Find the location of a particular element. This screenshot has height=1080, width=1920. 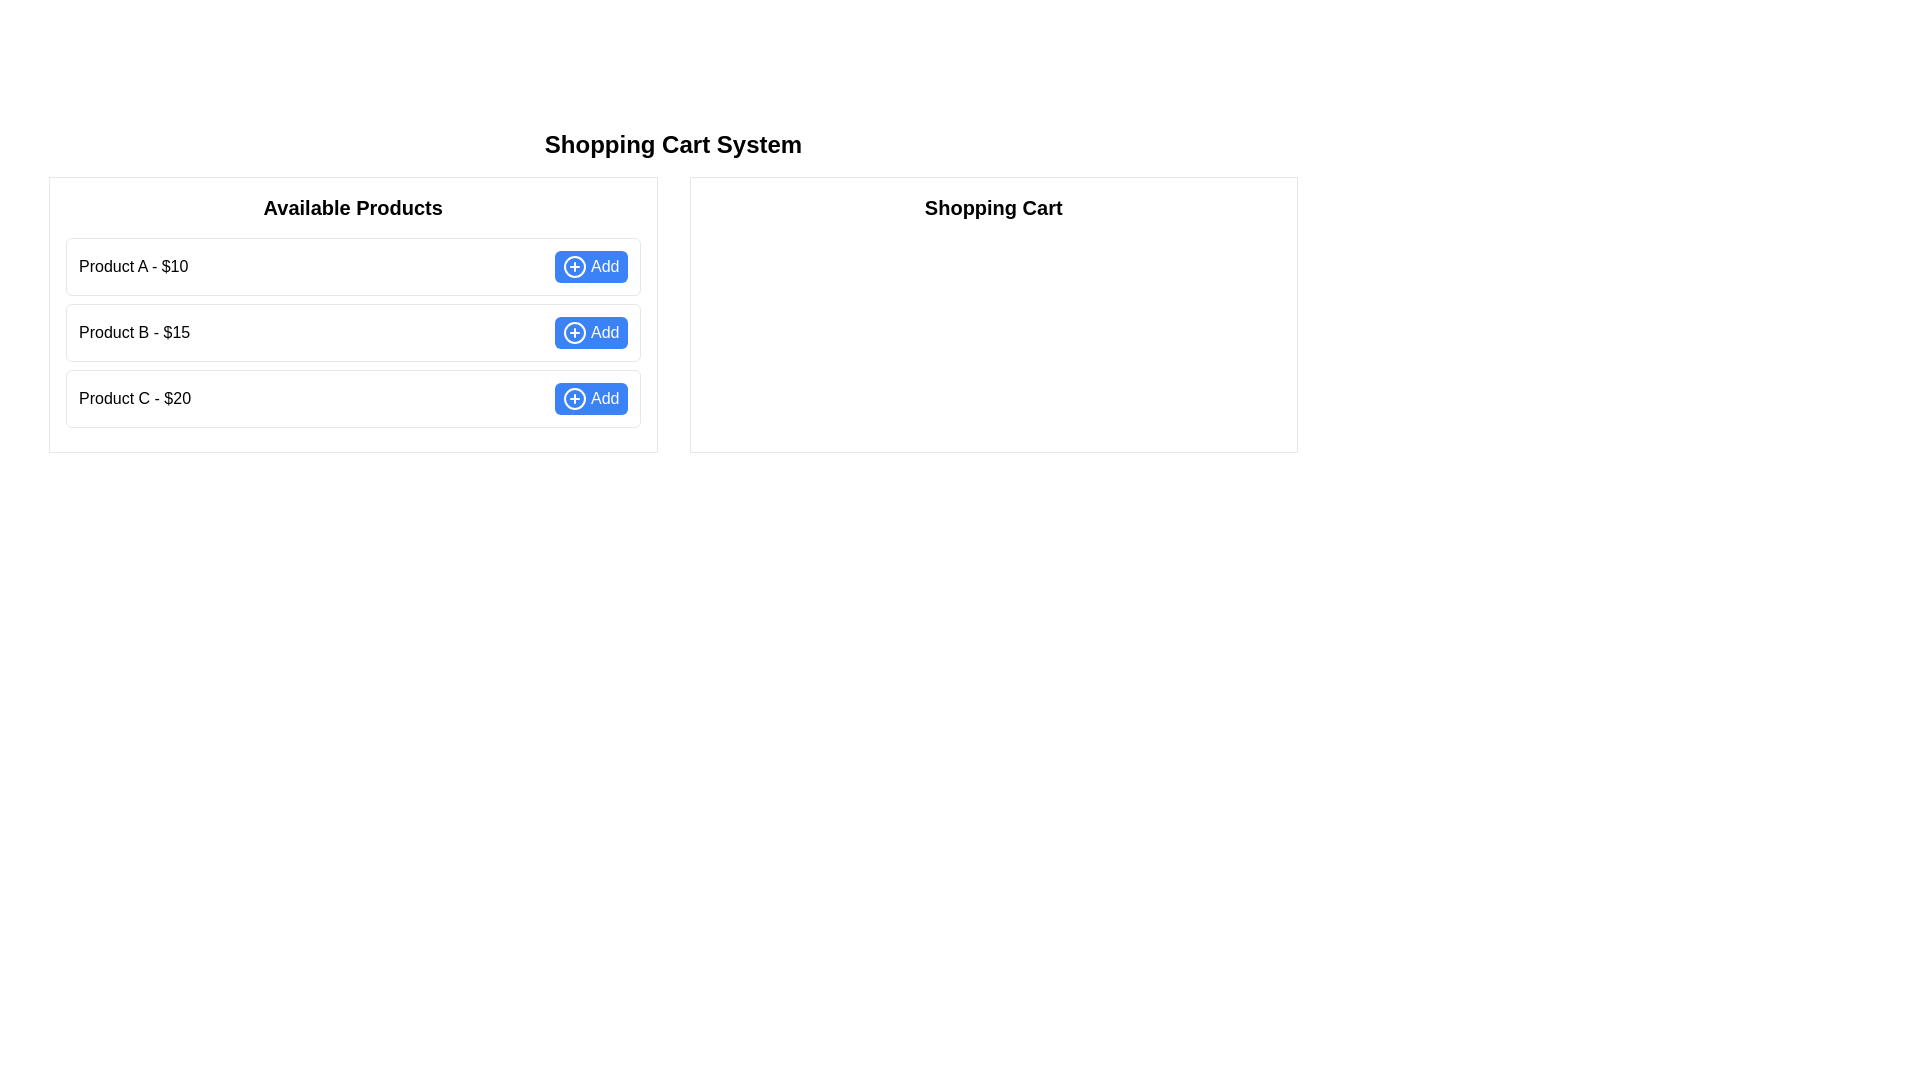

the 'Add' button with a blue background and white text, located on the right end of the row labeled 'Product B - $15' in the 'Available Products' panel is located at coordinates (590, 331).